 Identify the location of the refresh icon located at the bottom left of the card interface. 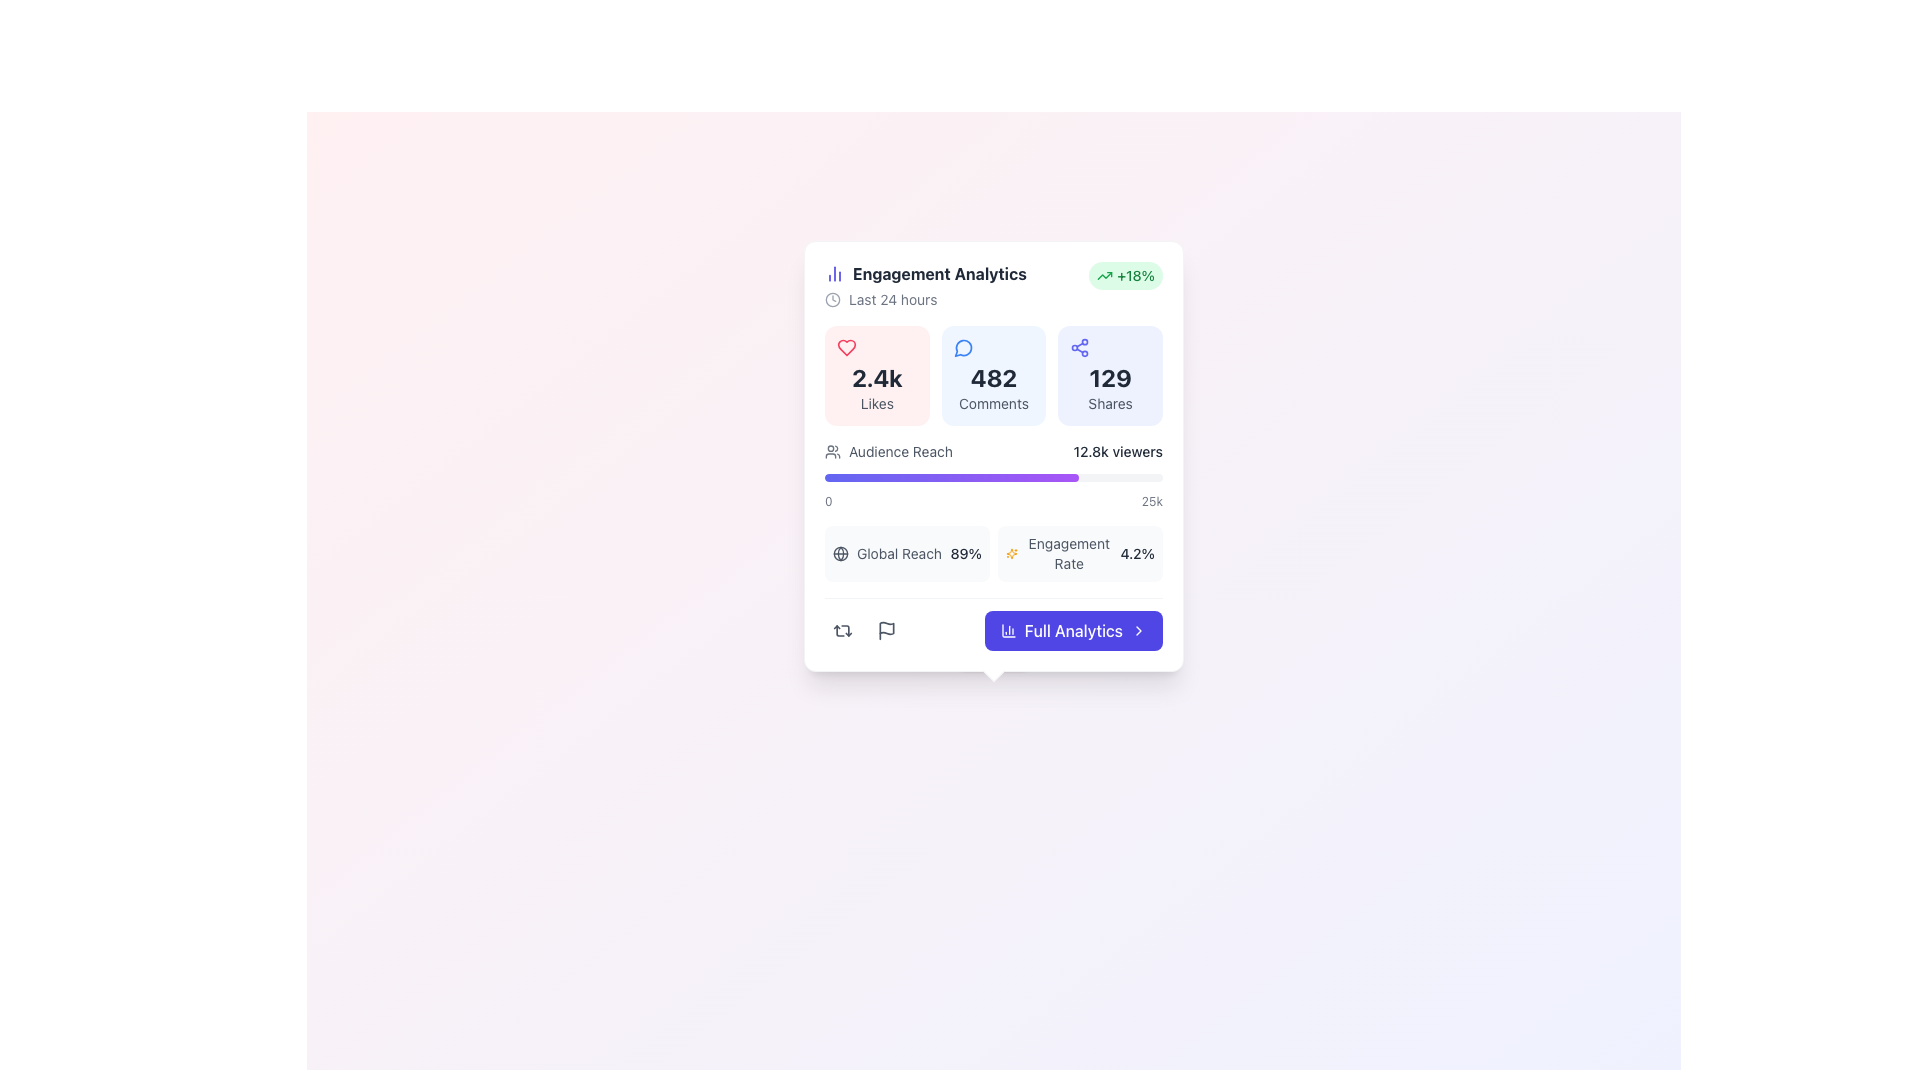
(843, 631).